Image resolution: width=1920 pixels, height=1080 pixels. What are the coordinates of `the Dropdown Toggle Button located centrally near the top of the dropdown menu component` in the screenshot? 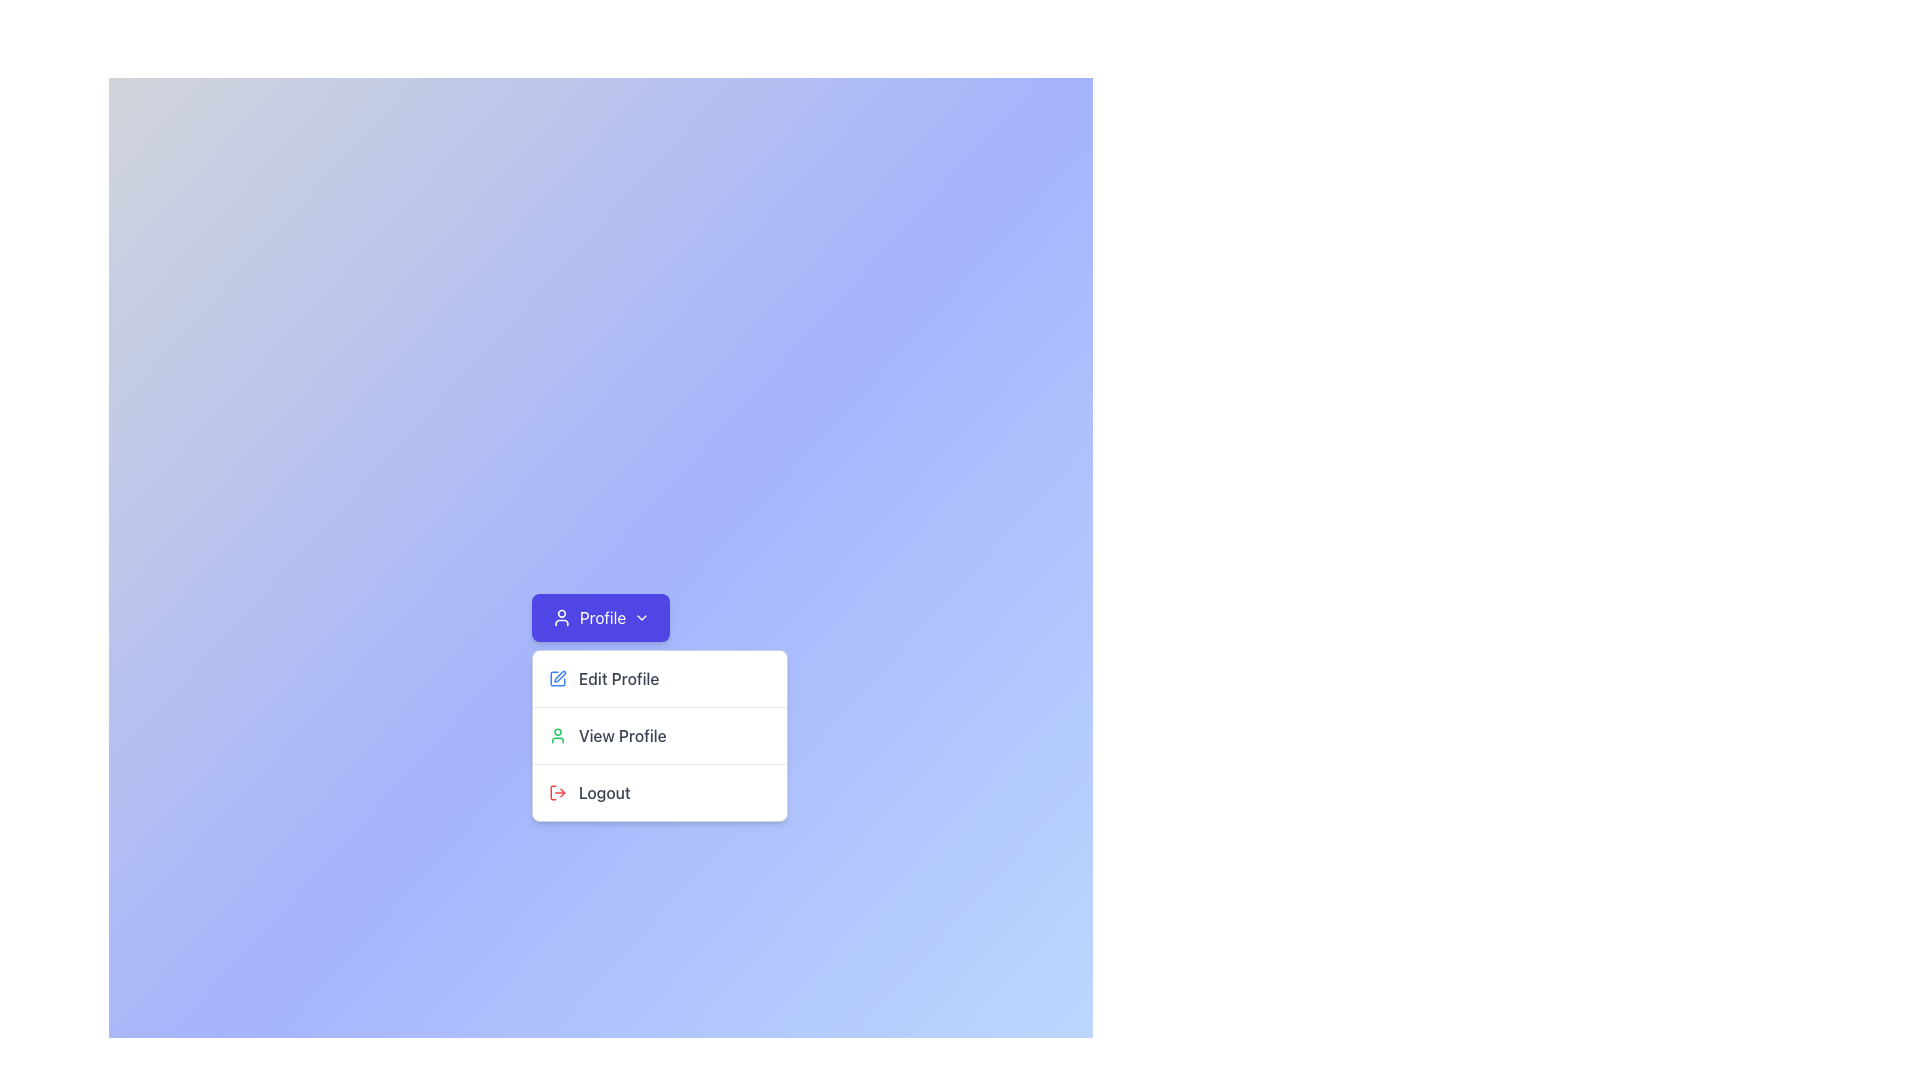 It's located at (599, 616).